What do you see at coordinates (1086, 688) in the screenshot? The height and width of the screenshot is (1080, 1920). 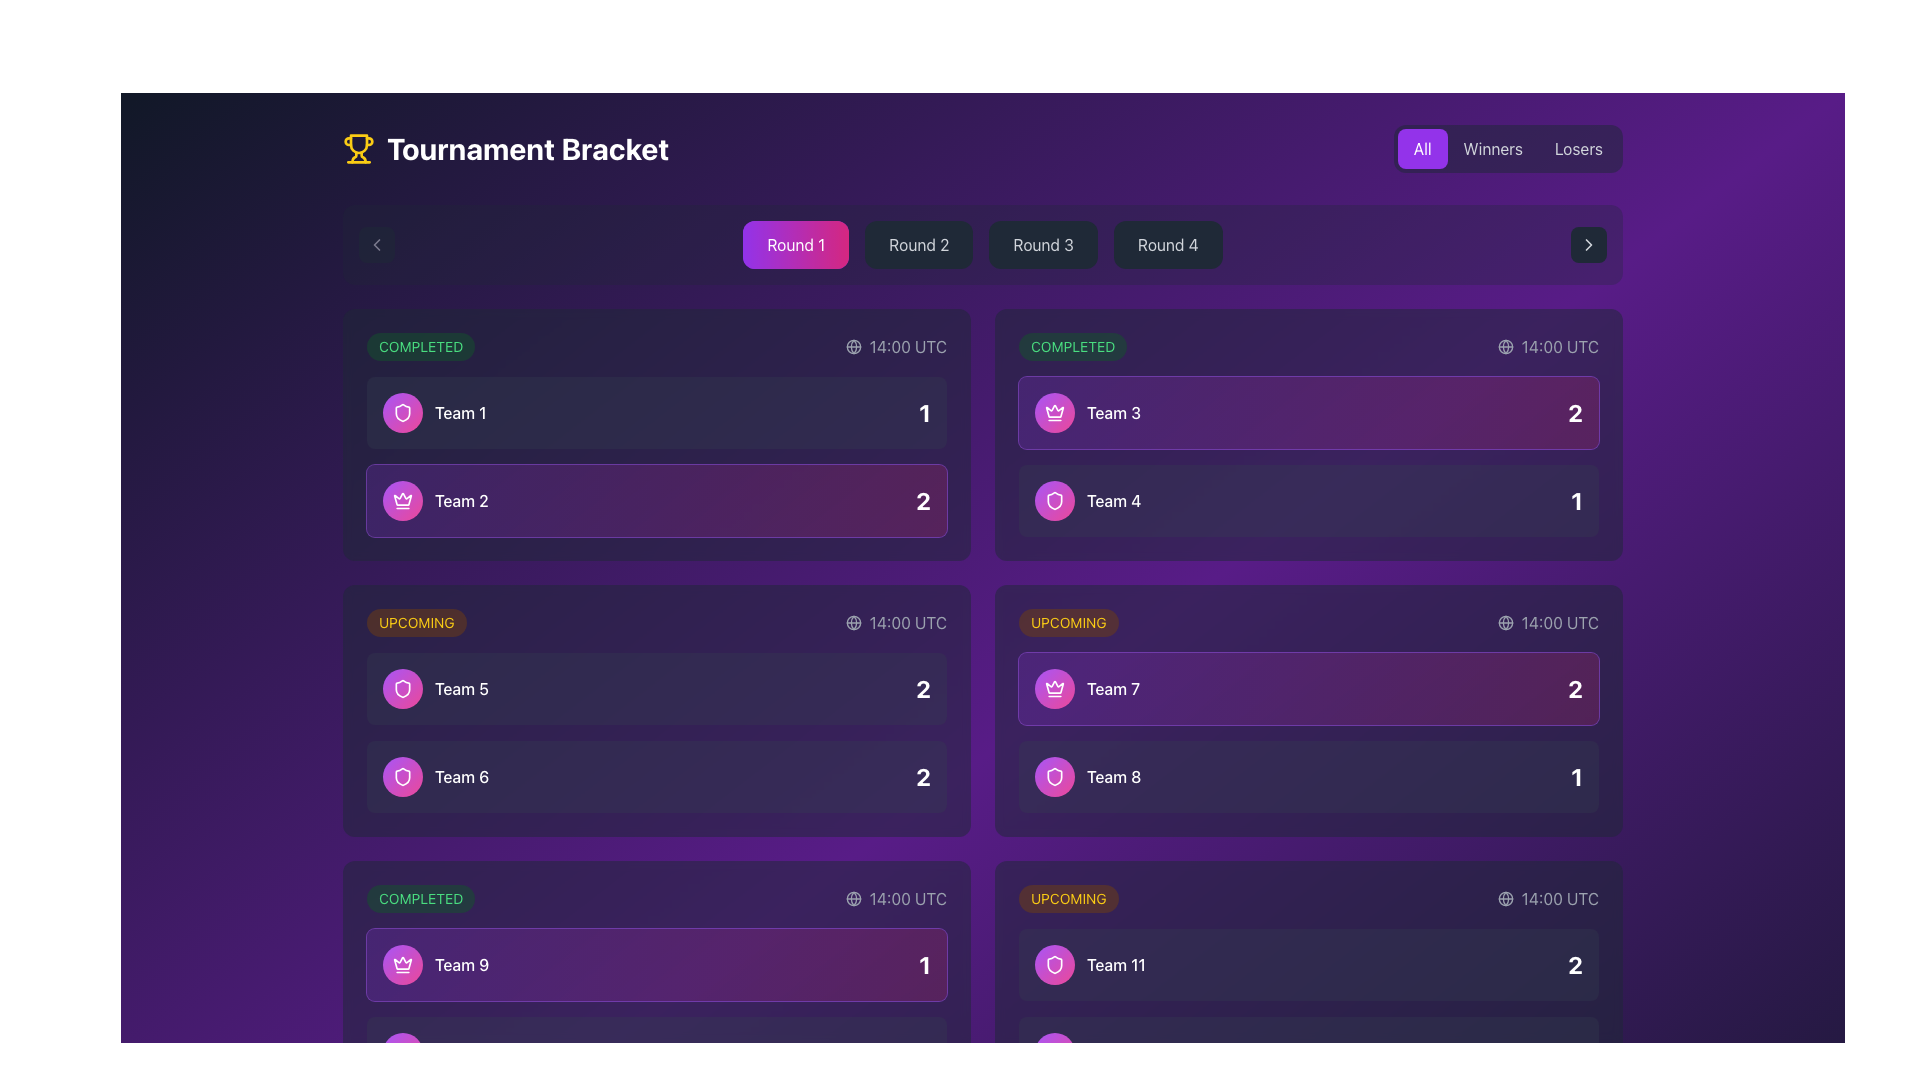 I see `text of the 'Team 7' label, which is styled with white font and positioned adjacent to a circular gradient icon with a crown symbol, within a card that has a purple gradient background` at bounding box center [1086, 688].